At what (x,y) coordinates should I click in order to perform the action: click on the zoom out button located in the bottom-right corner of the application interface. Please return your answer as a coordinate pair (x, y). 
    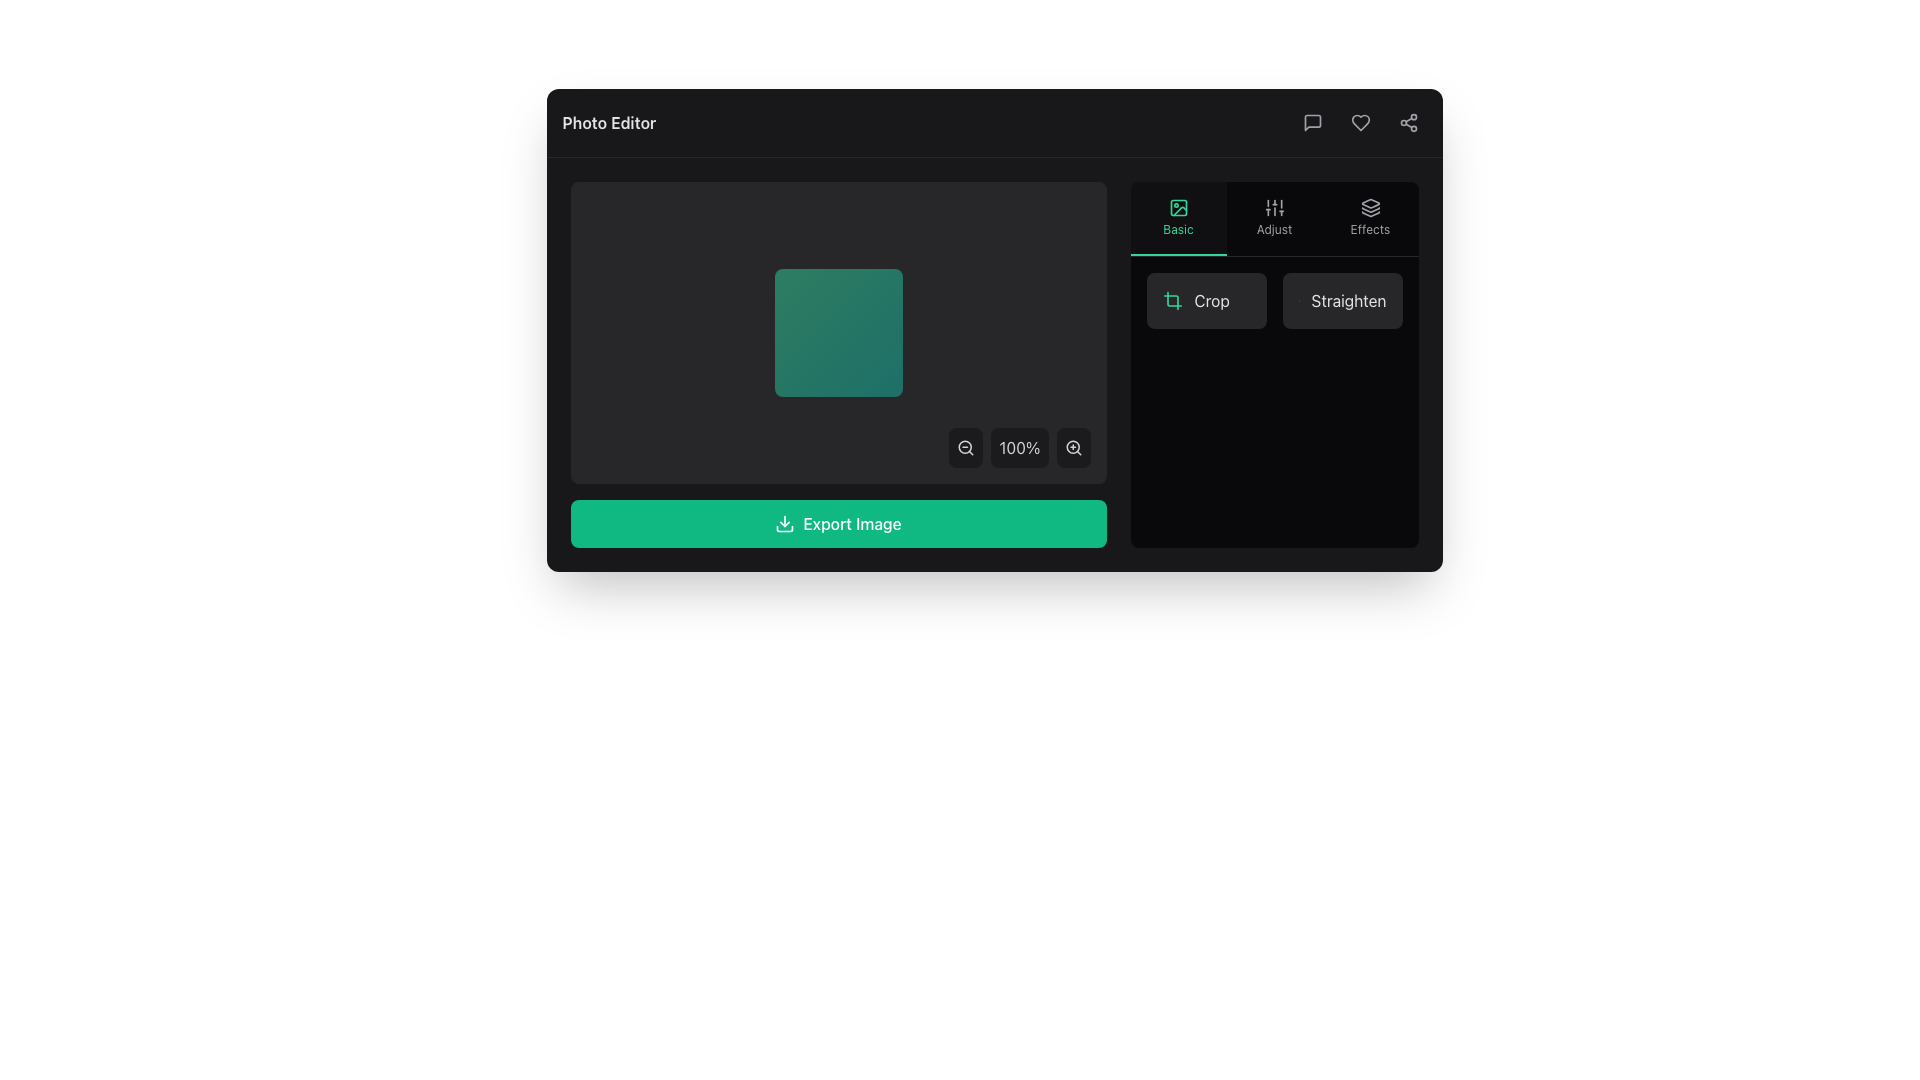
    Looking at the image, I should click on (966, 446).